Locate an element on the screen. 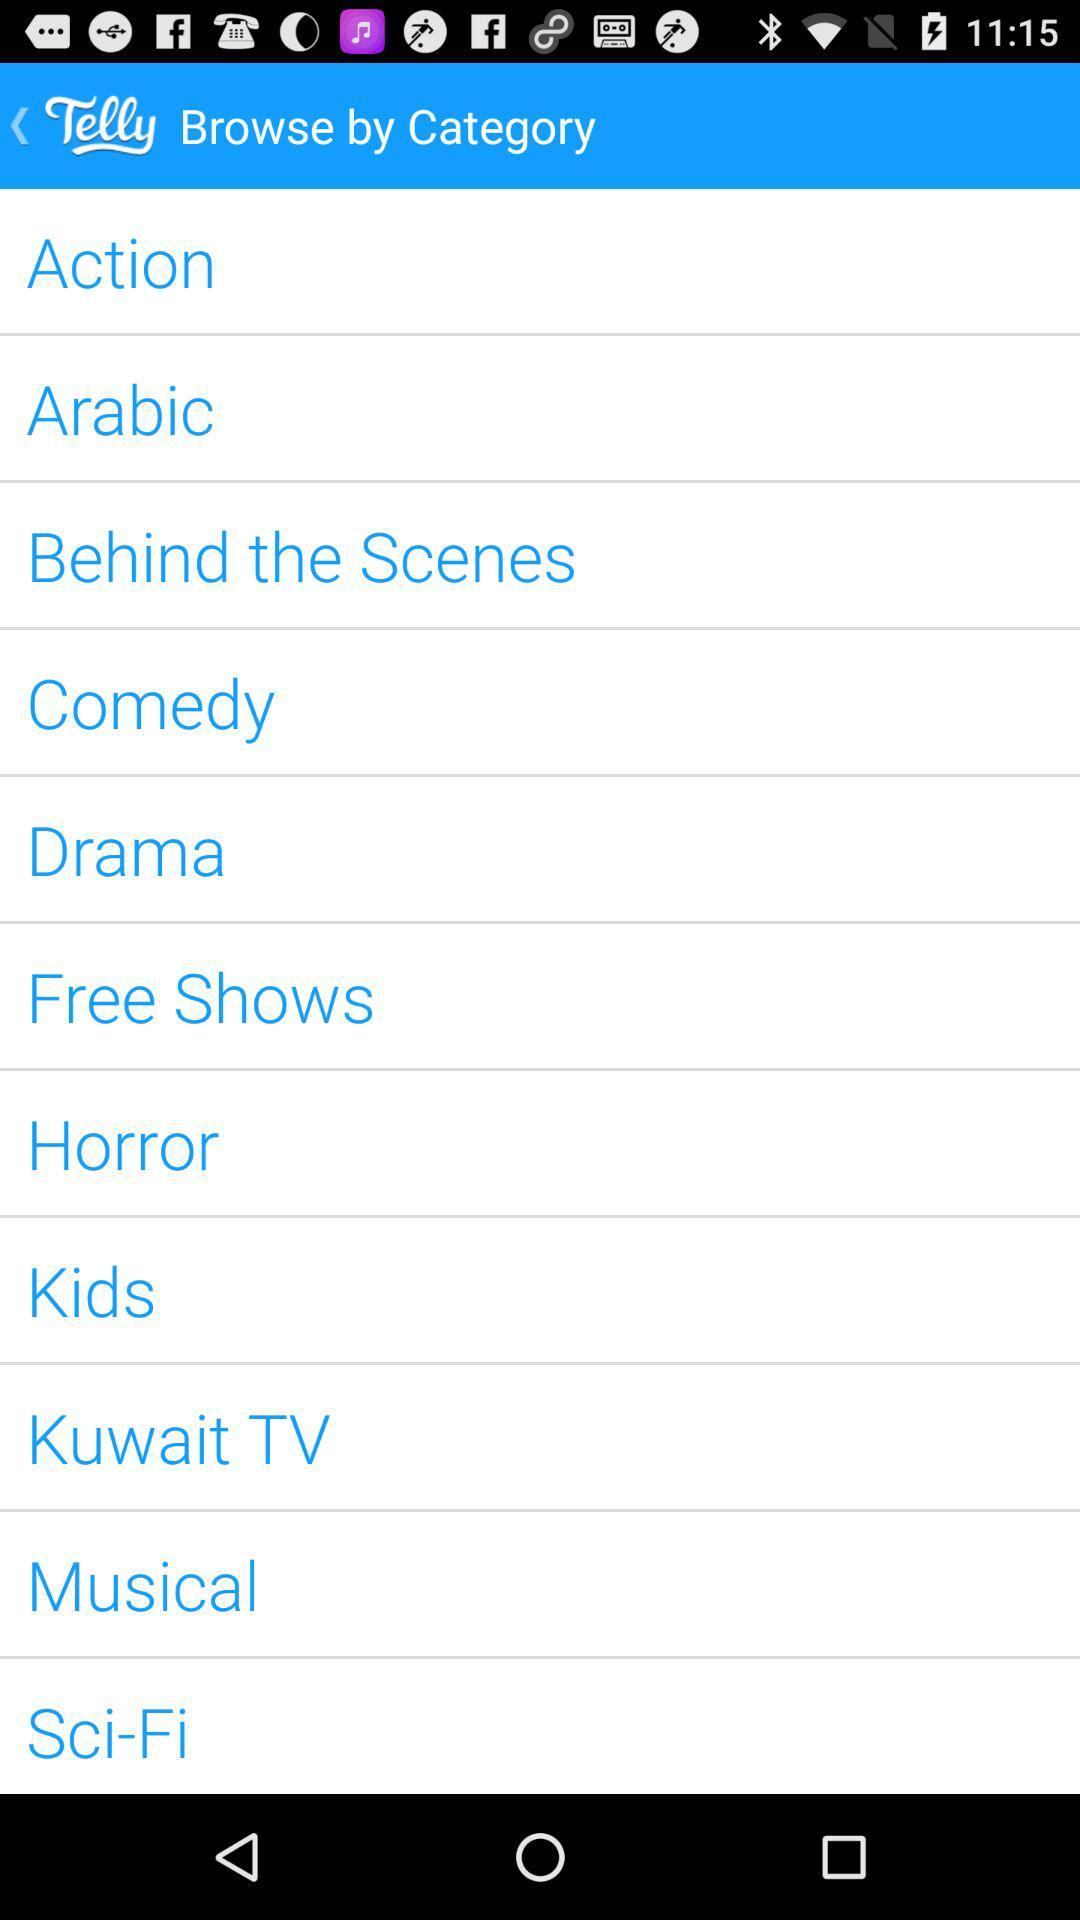 This screenshot has height=1920, width=1080. the app above sci-fi icon is located at coordinates (540, 1583).